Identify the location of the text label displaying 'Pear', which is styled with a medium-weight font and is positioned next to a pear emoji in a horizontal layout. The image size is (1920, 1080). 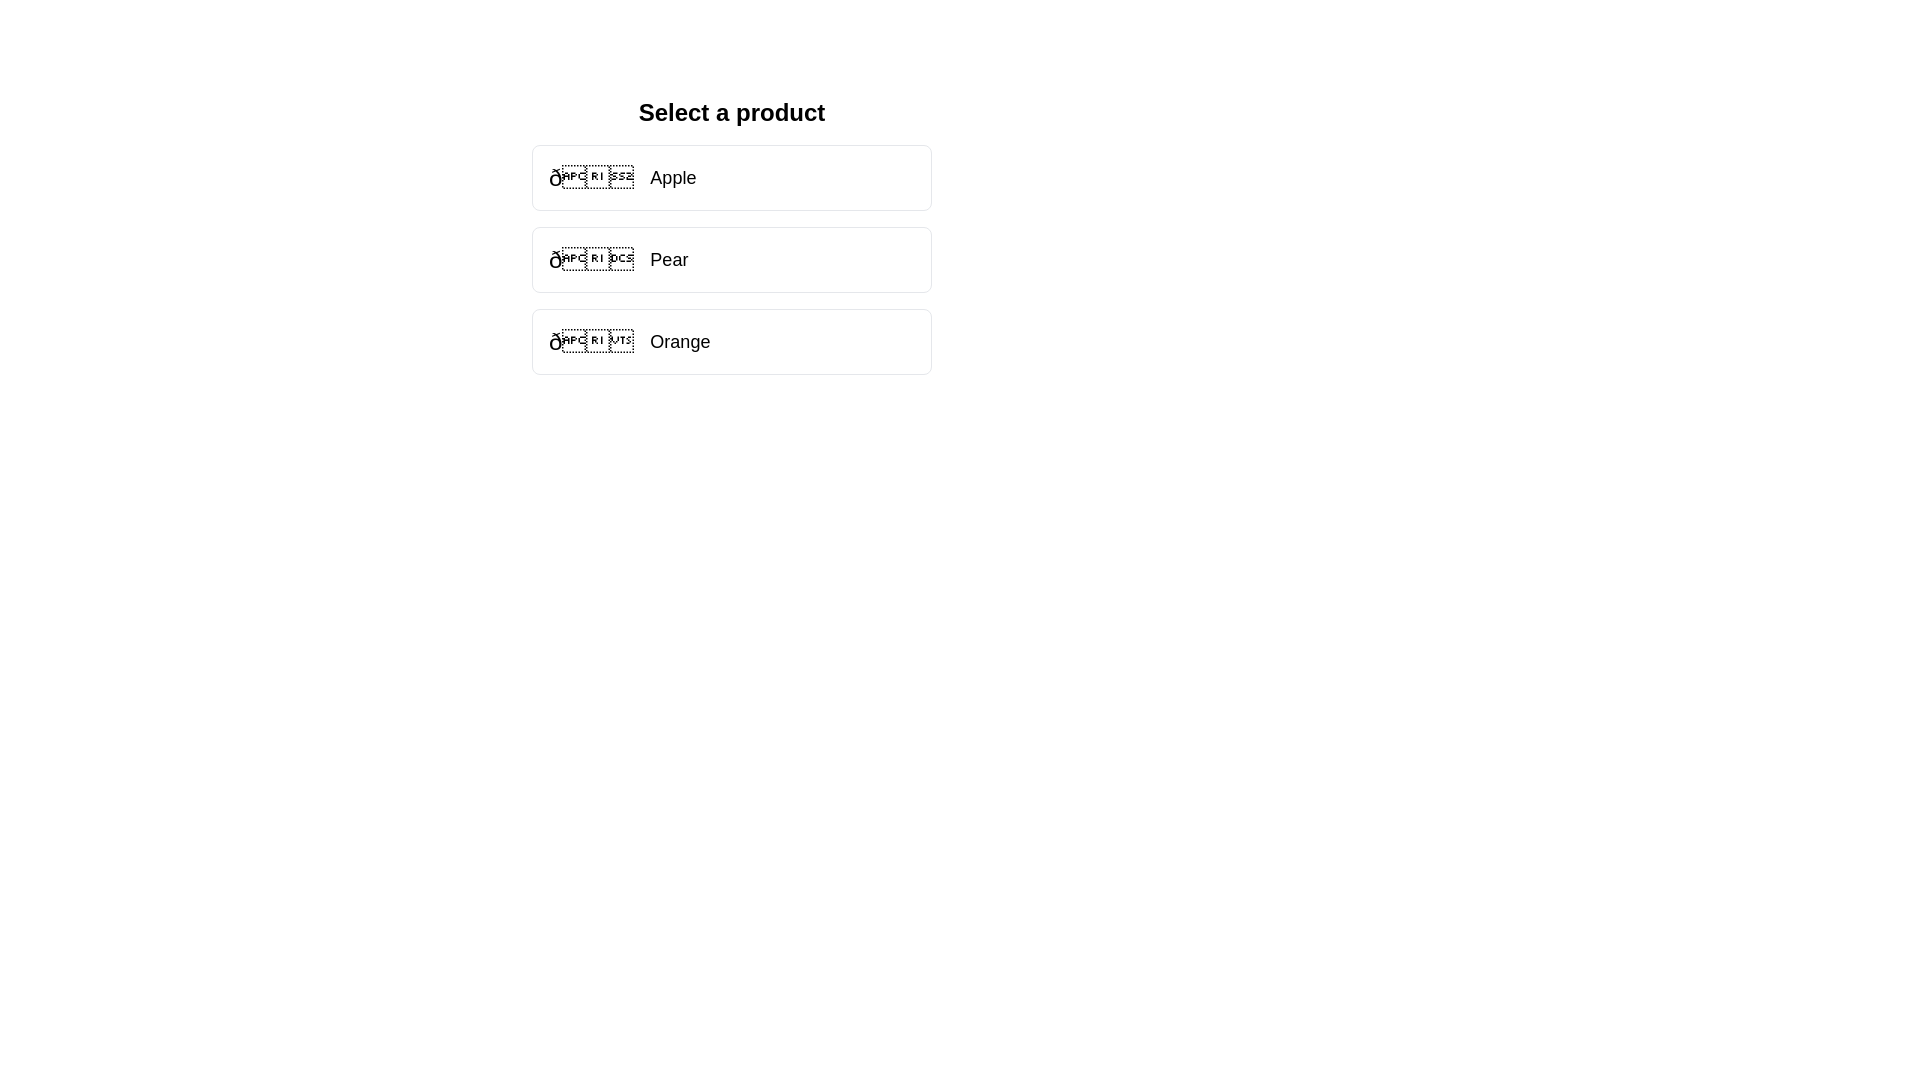
(669, 258).